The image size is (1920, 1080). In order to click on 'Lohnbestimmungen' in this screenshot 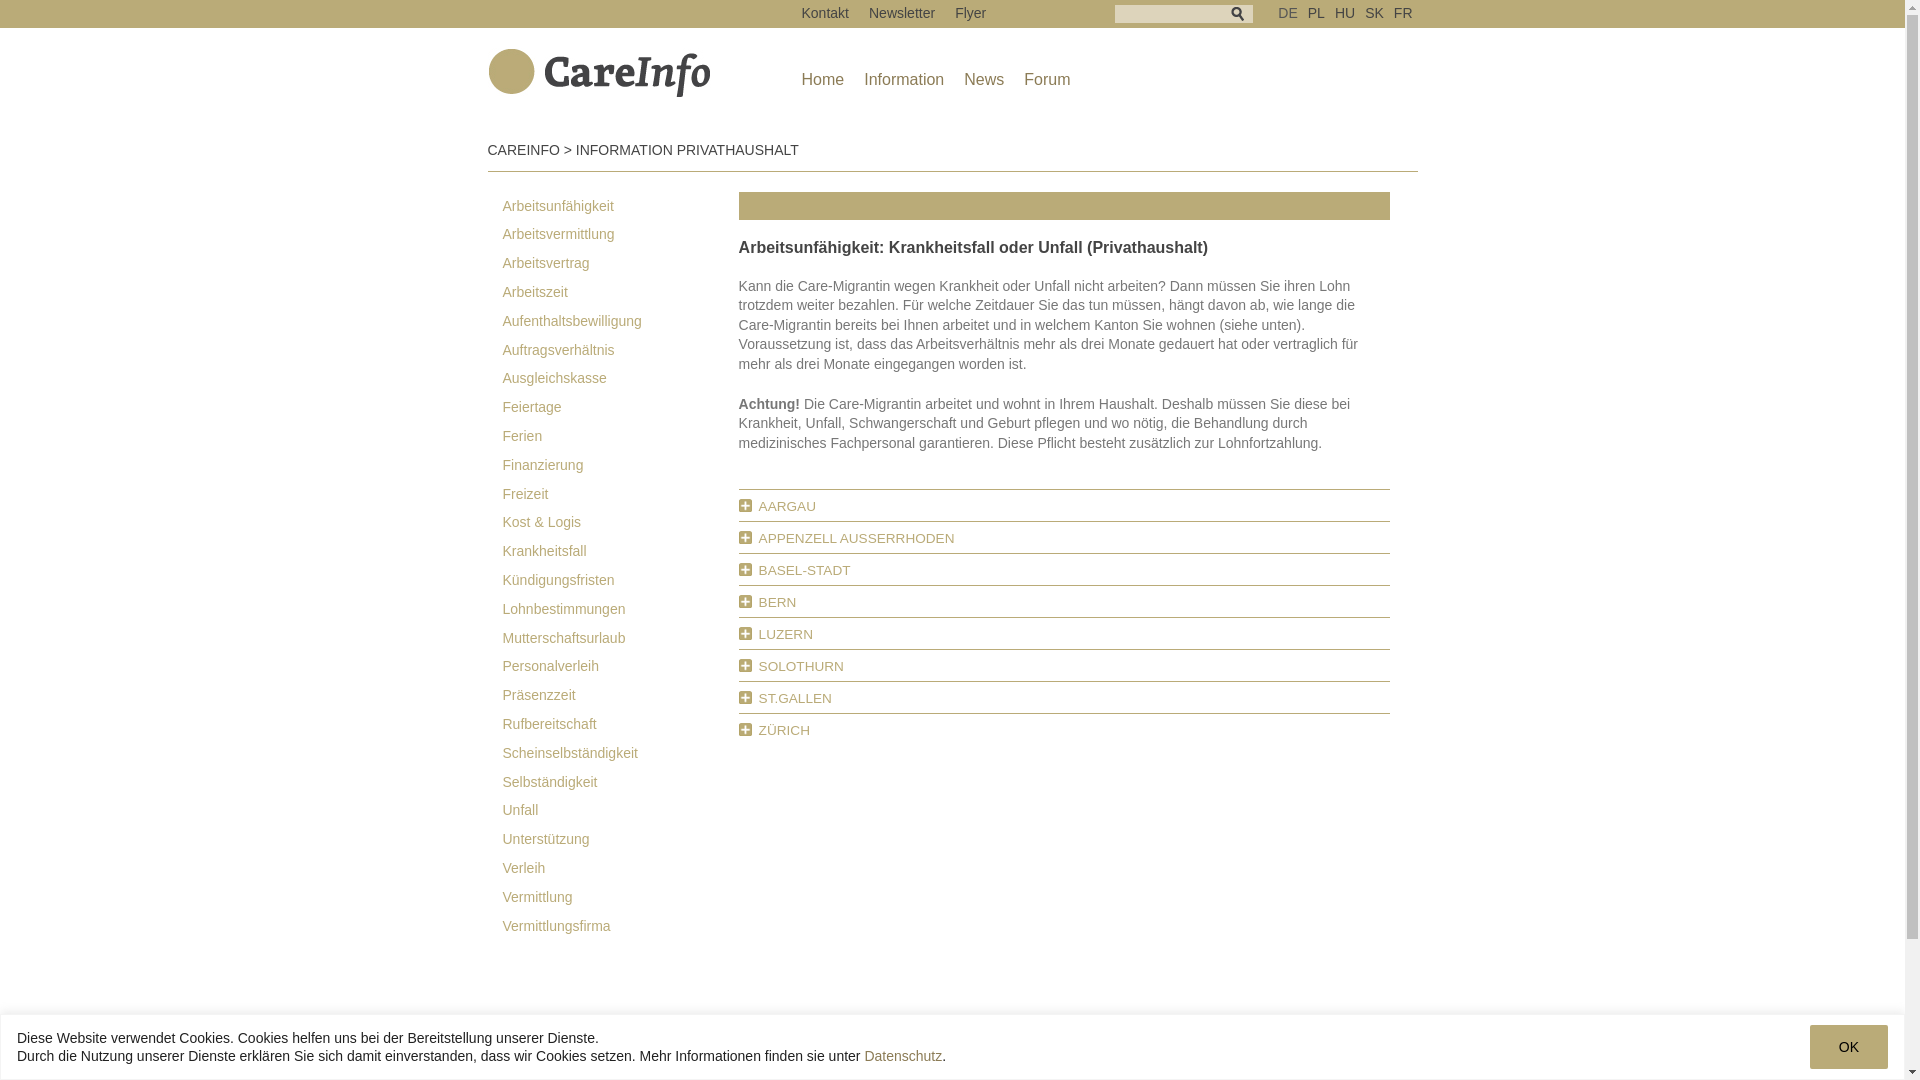, I will do `click(619, 608)`.